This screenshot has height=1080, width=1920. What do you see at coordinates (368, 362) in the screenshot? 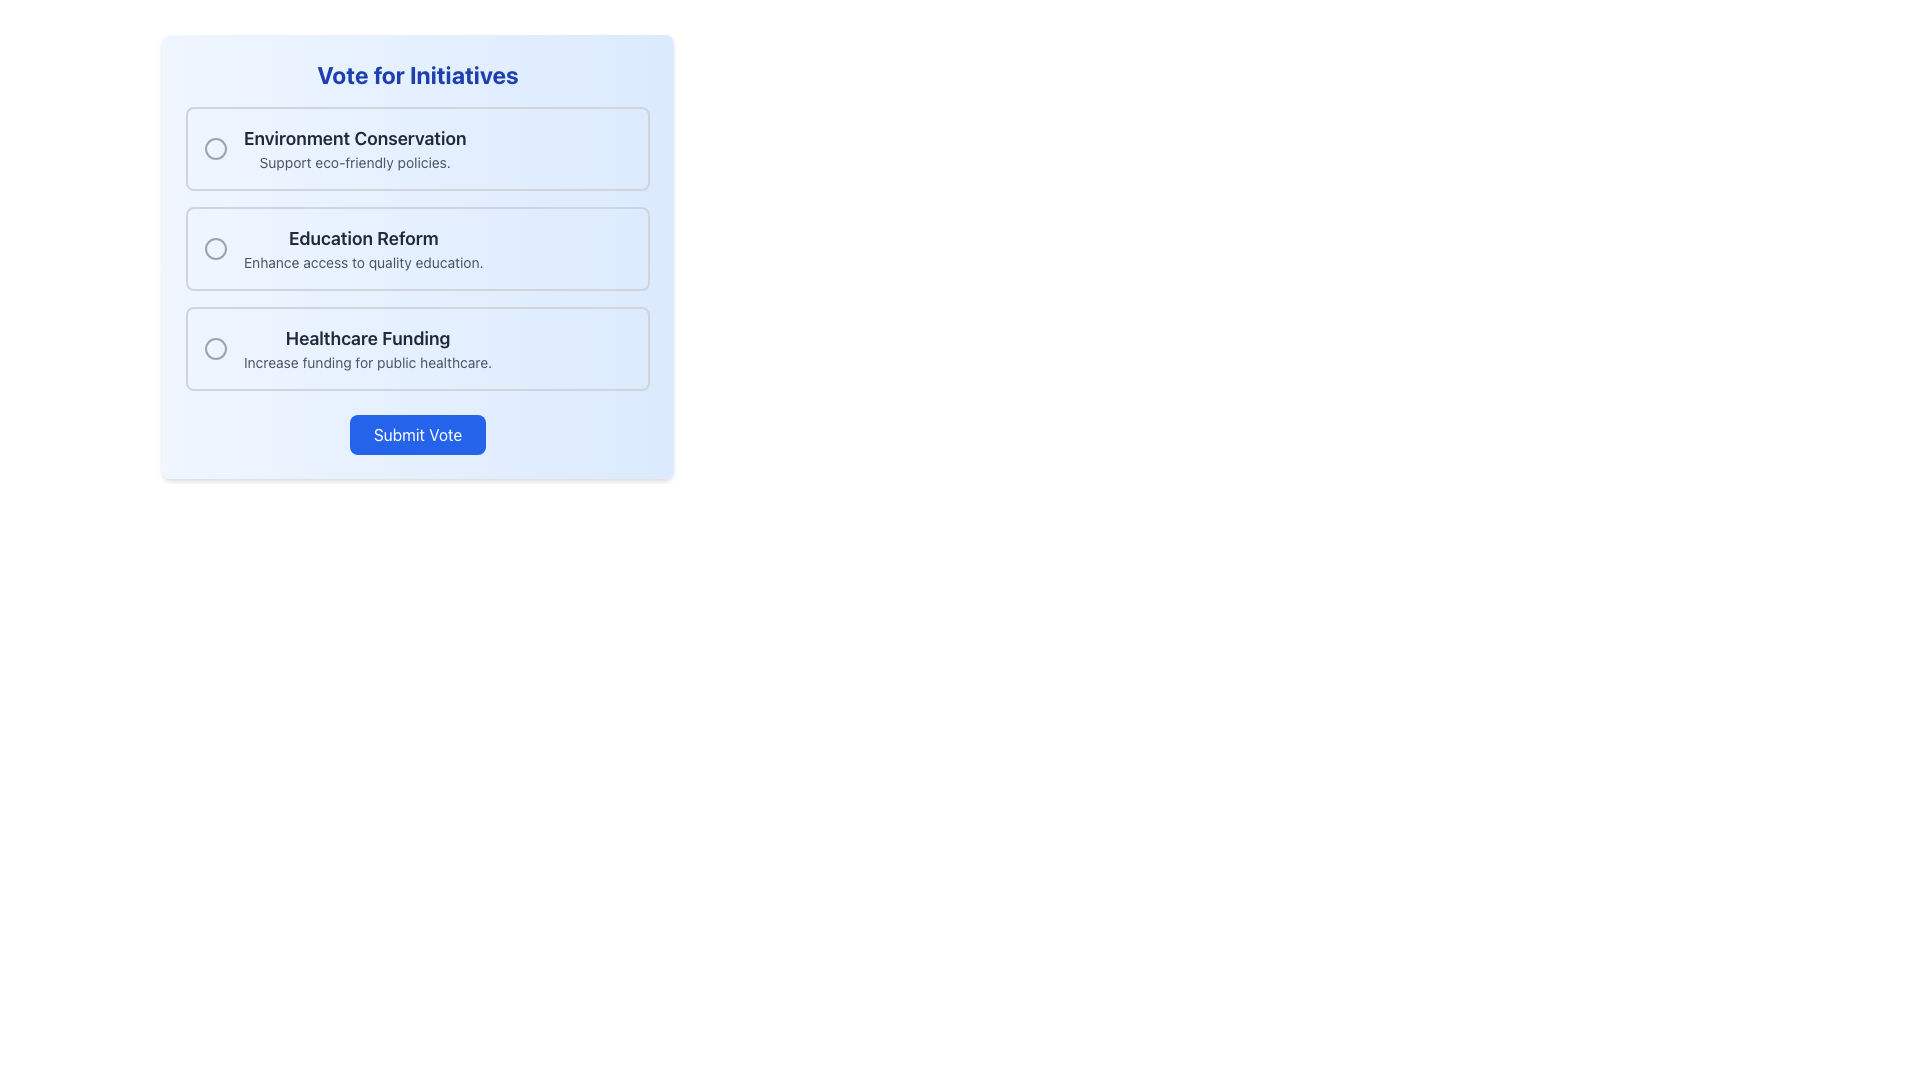
I see `text label providing details about the 'Healthcare Funding' initiative, located below the title 'Healthcare Funding' in the 'Vote for Initiatives' interface` at bounding box center [368, 362].